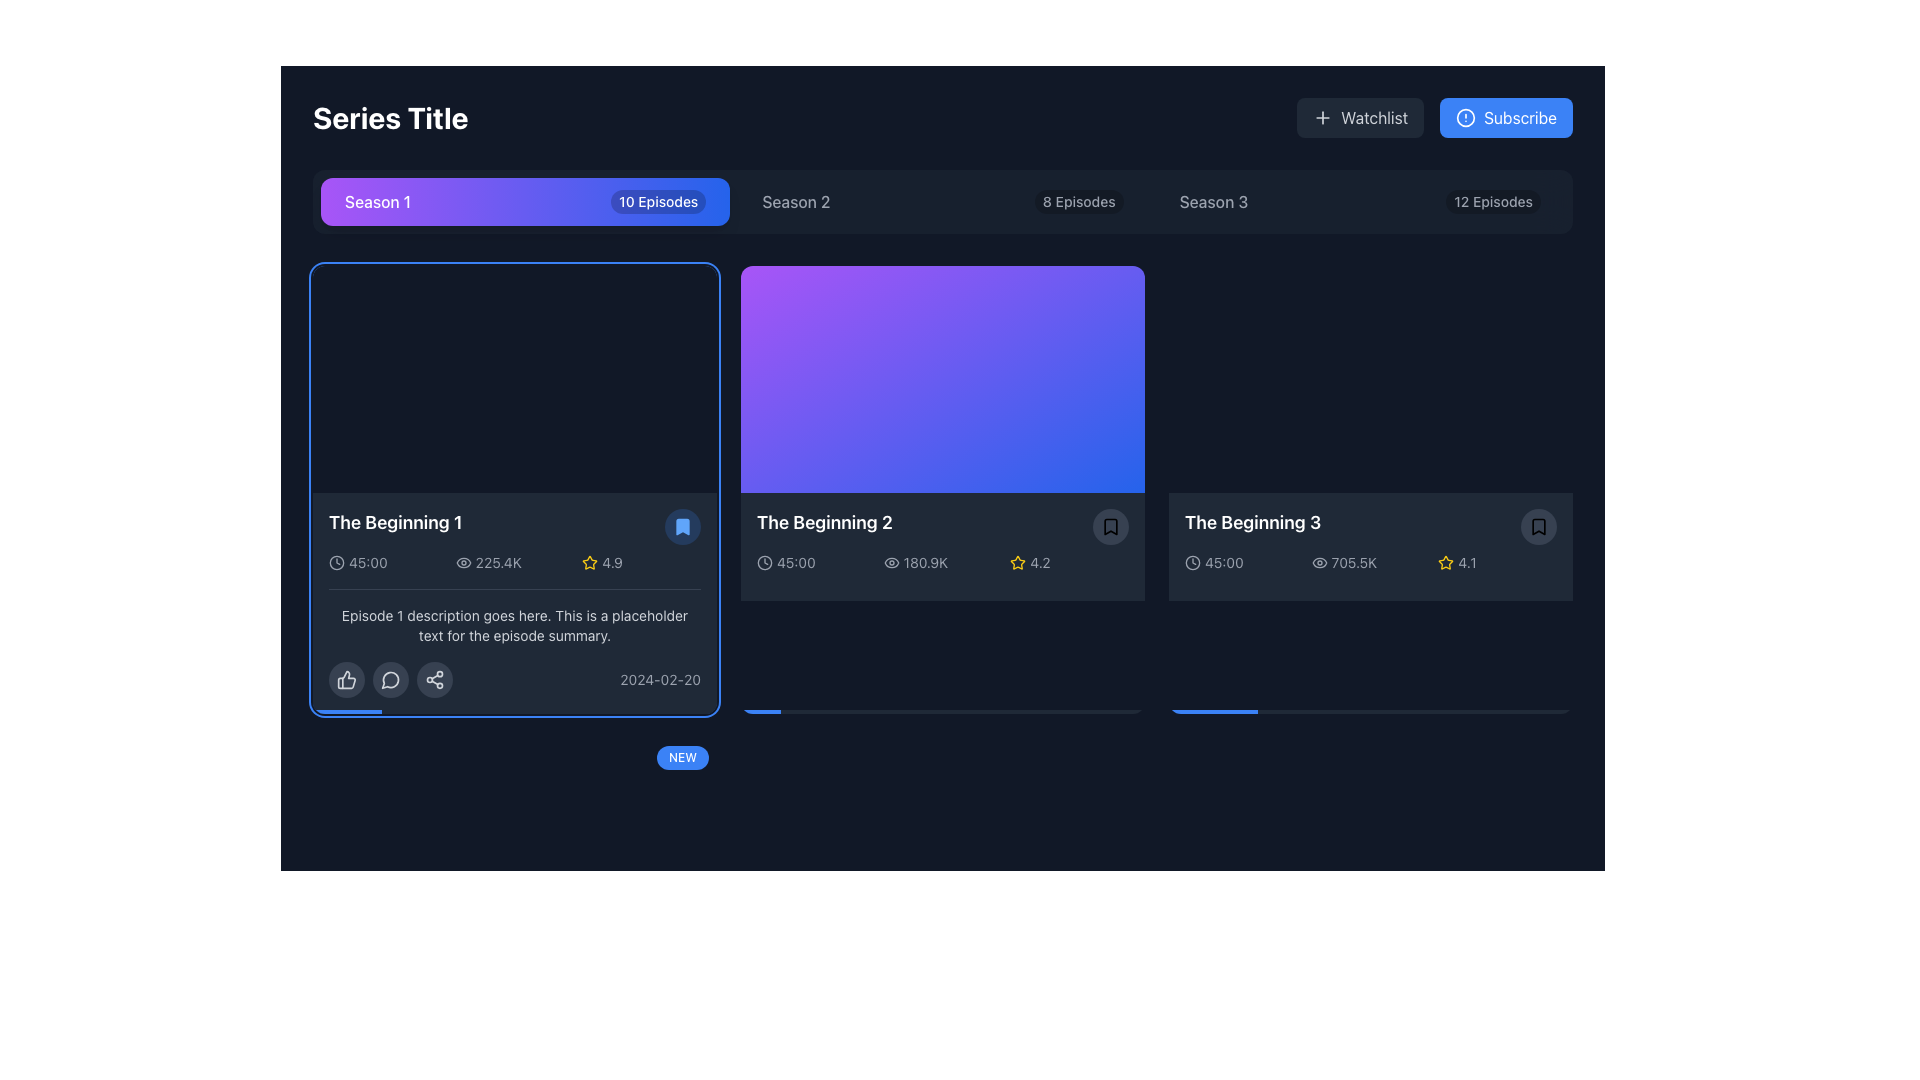  What do you see at coordinates (1109, 526) in the screenshot?
I see `the circular button with a dark gray background containing a bookmark icon in the top-right corner of 'The Beginning 2' episode card` at bounding box center [1109, 526].